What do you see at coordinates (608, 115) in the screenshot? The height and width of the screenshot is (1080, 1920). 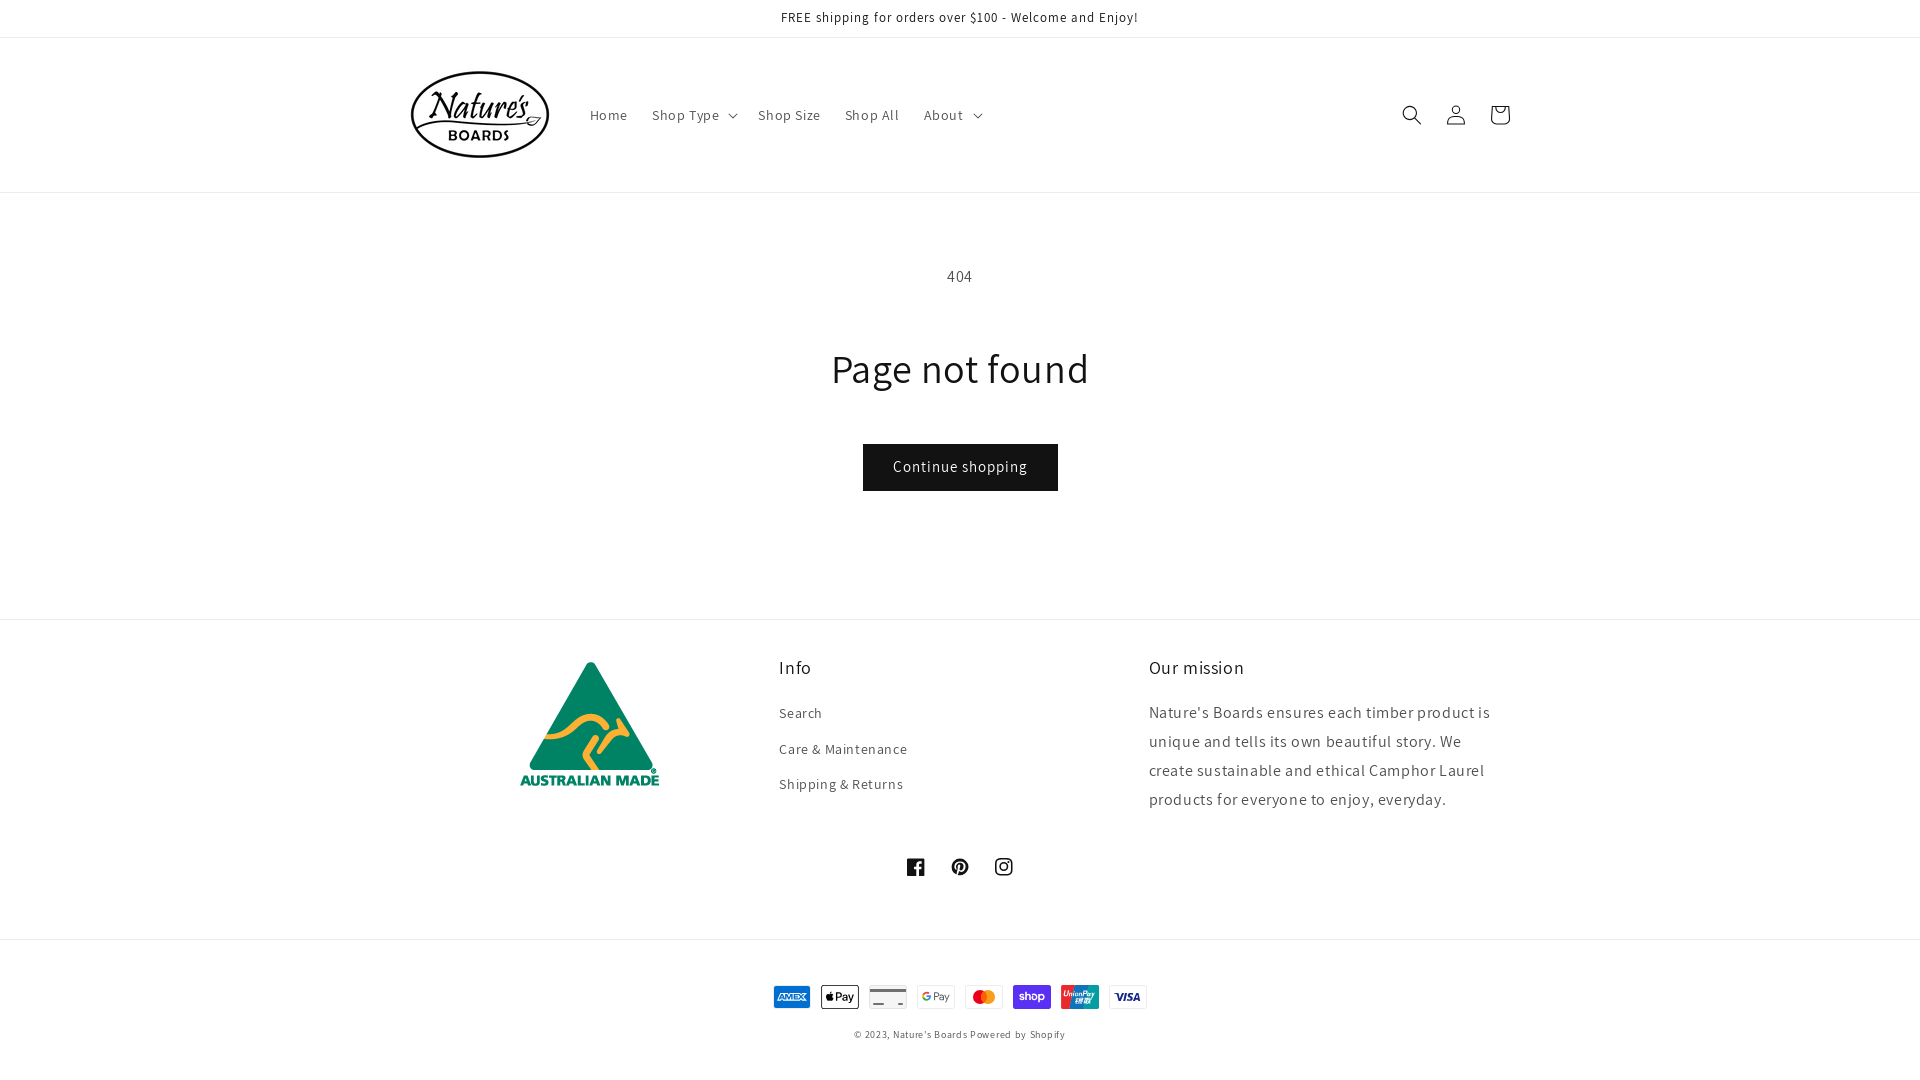 I see `'Home'` at bounding box center [608, 115].